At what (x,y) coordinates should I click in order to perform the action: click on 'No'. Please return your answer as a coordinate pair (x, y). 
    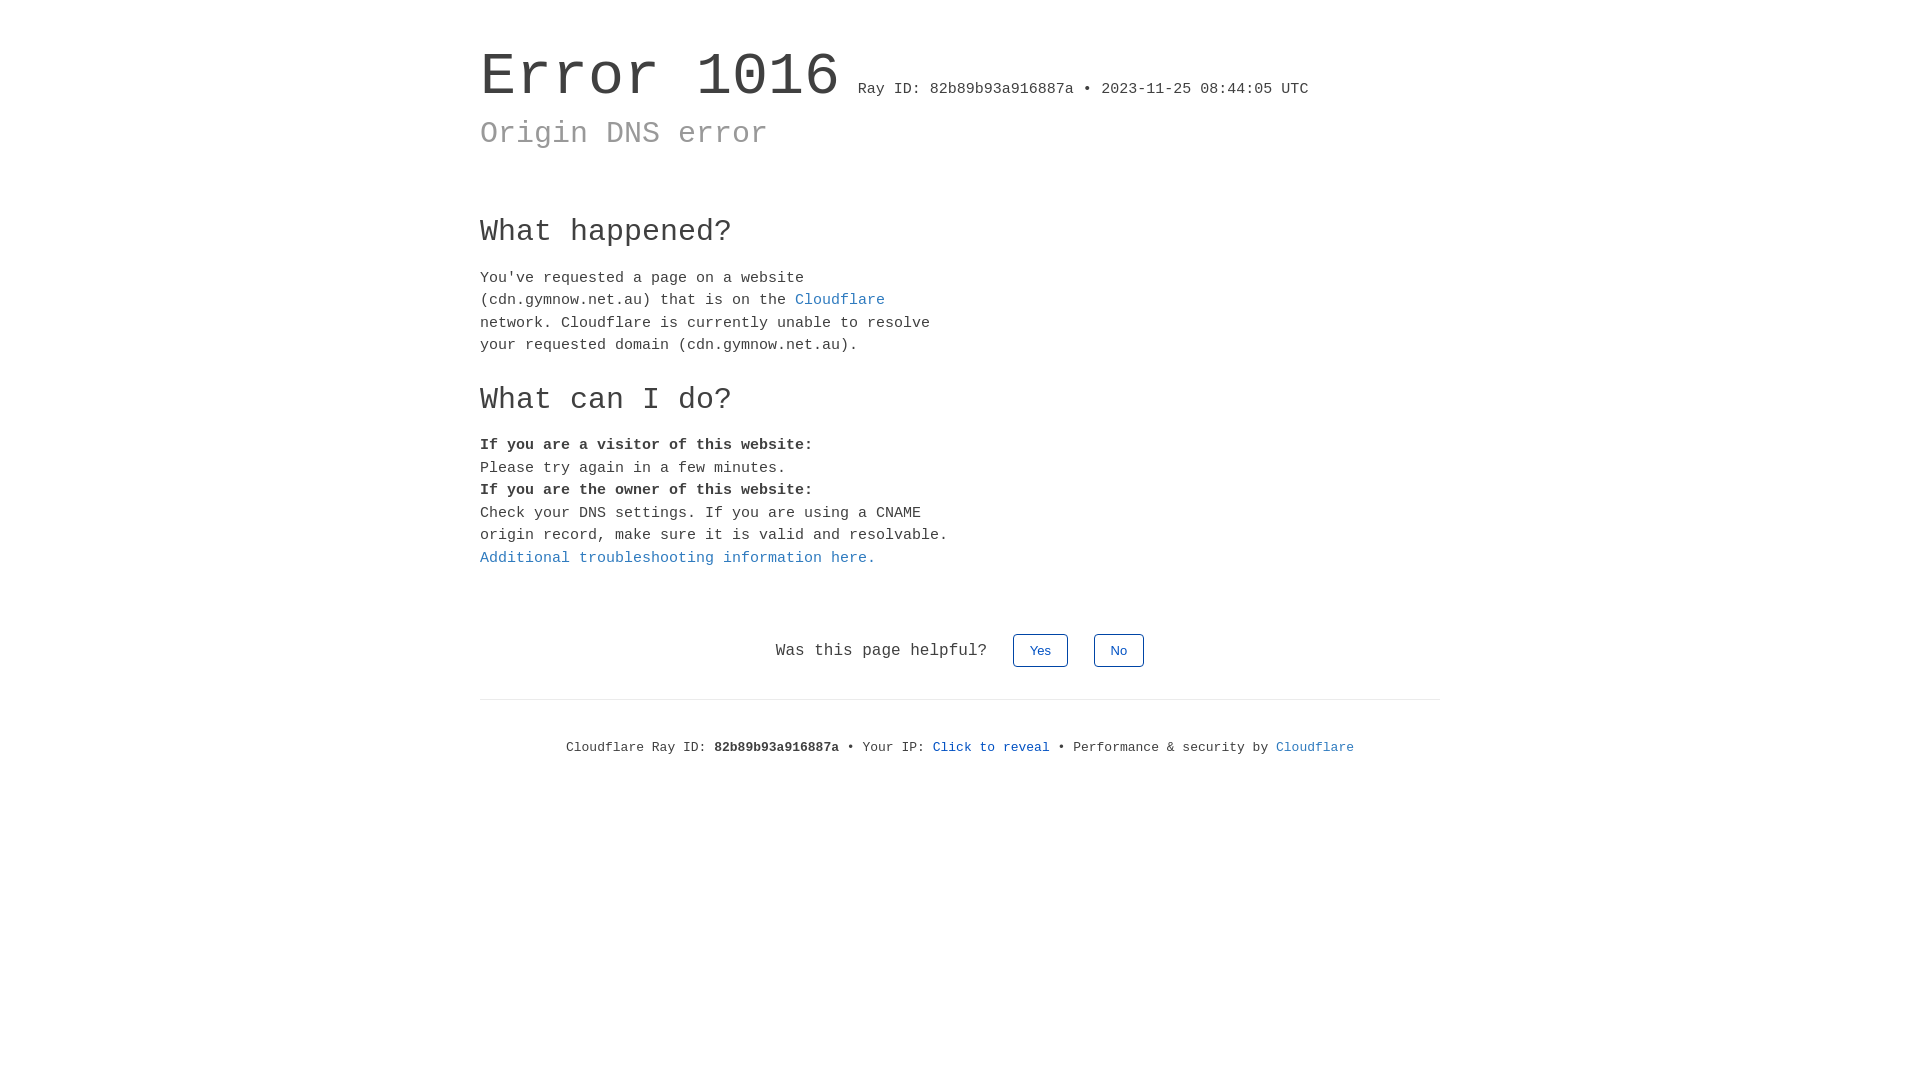
    Looking at the image, I should click on (1118, 650).